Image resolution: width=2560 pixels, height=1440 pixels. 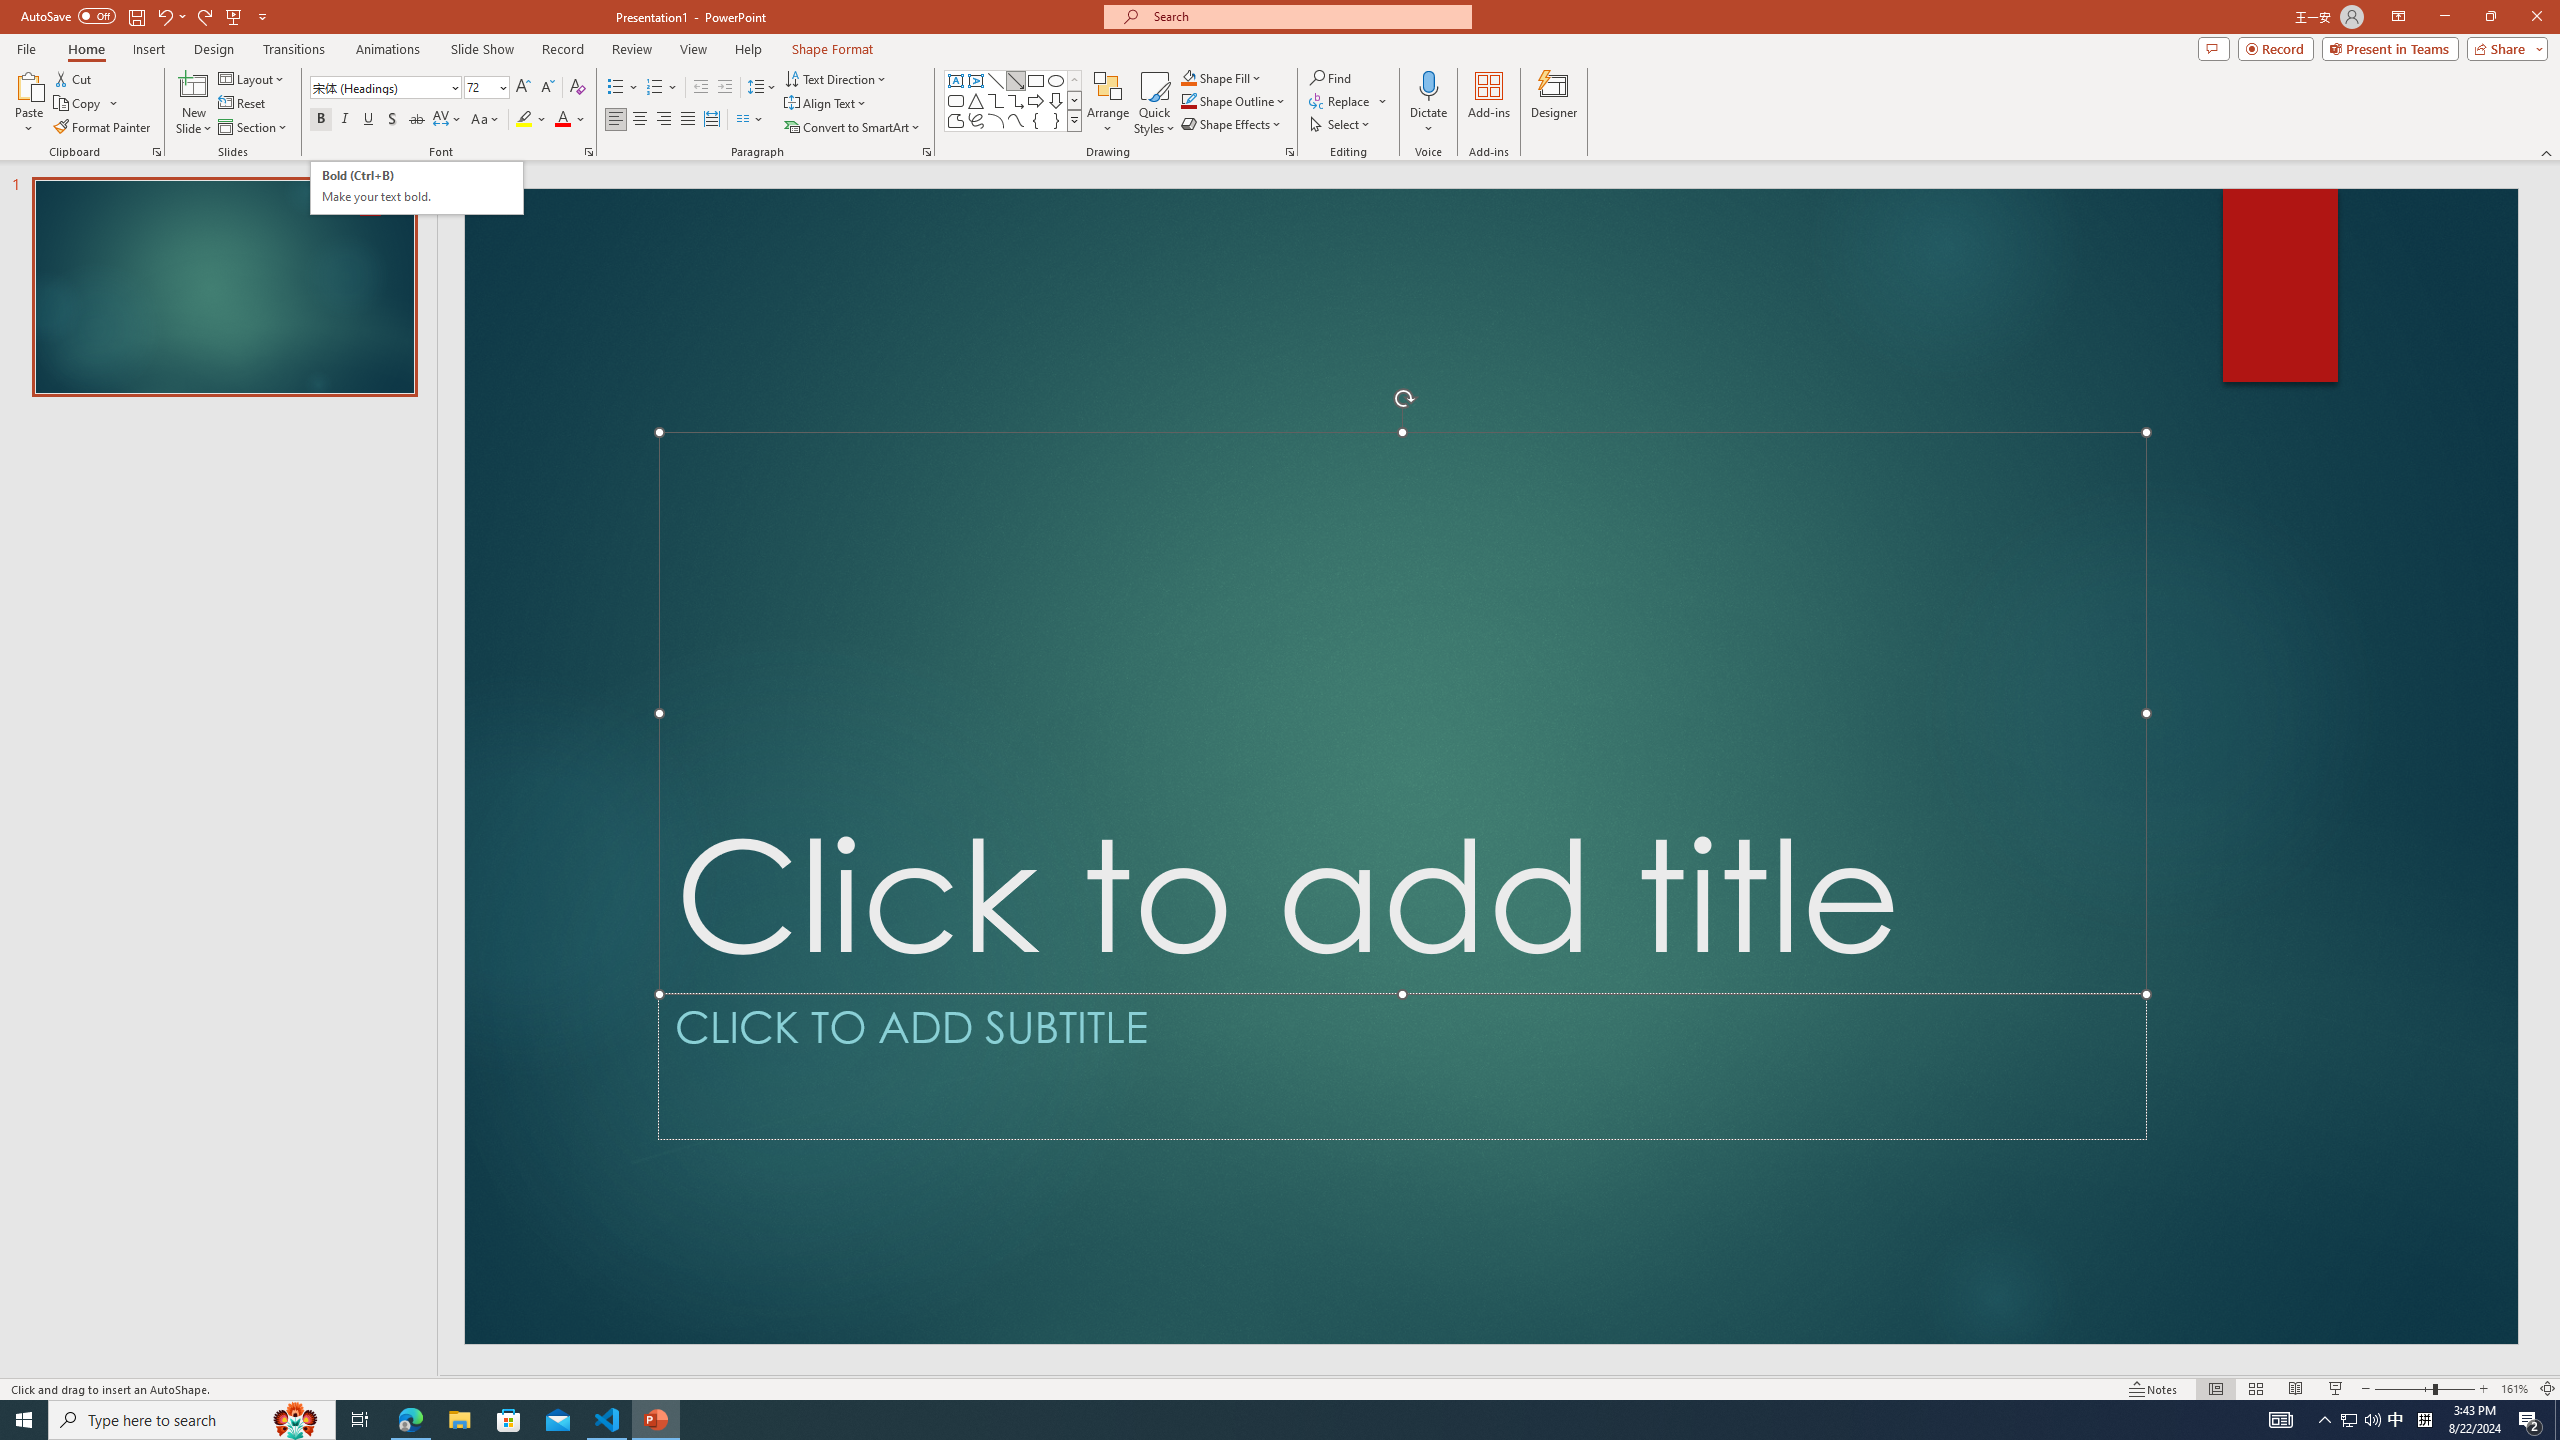 I want to click on 'Format Painter', so click(x=102, y=127).